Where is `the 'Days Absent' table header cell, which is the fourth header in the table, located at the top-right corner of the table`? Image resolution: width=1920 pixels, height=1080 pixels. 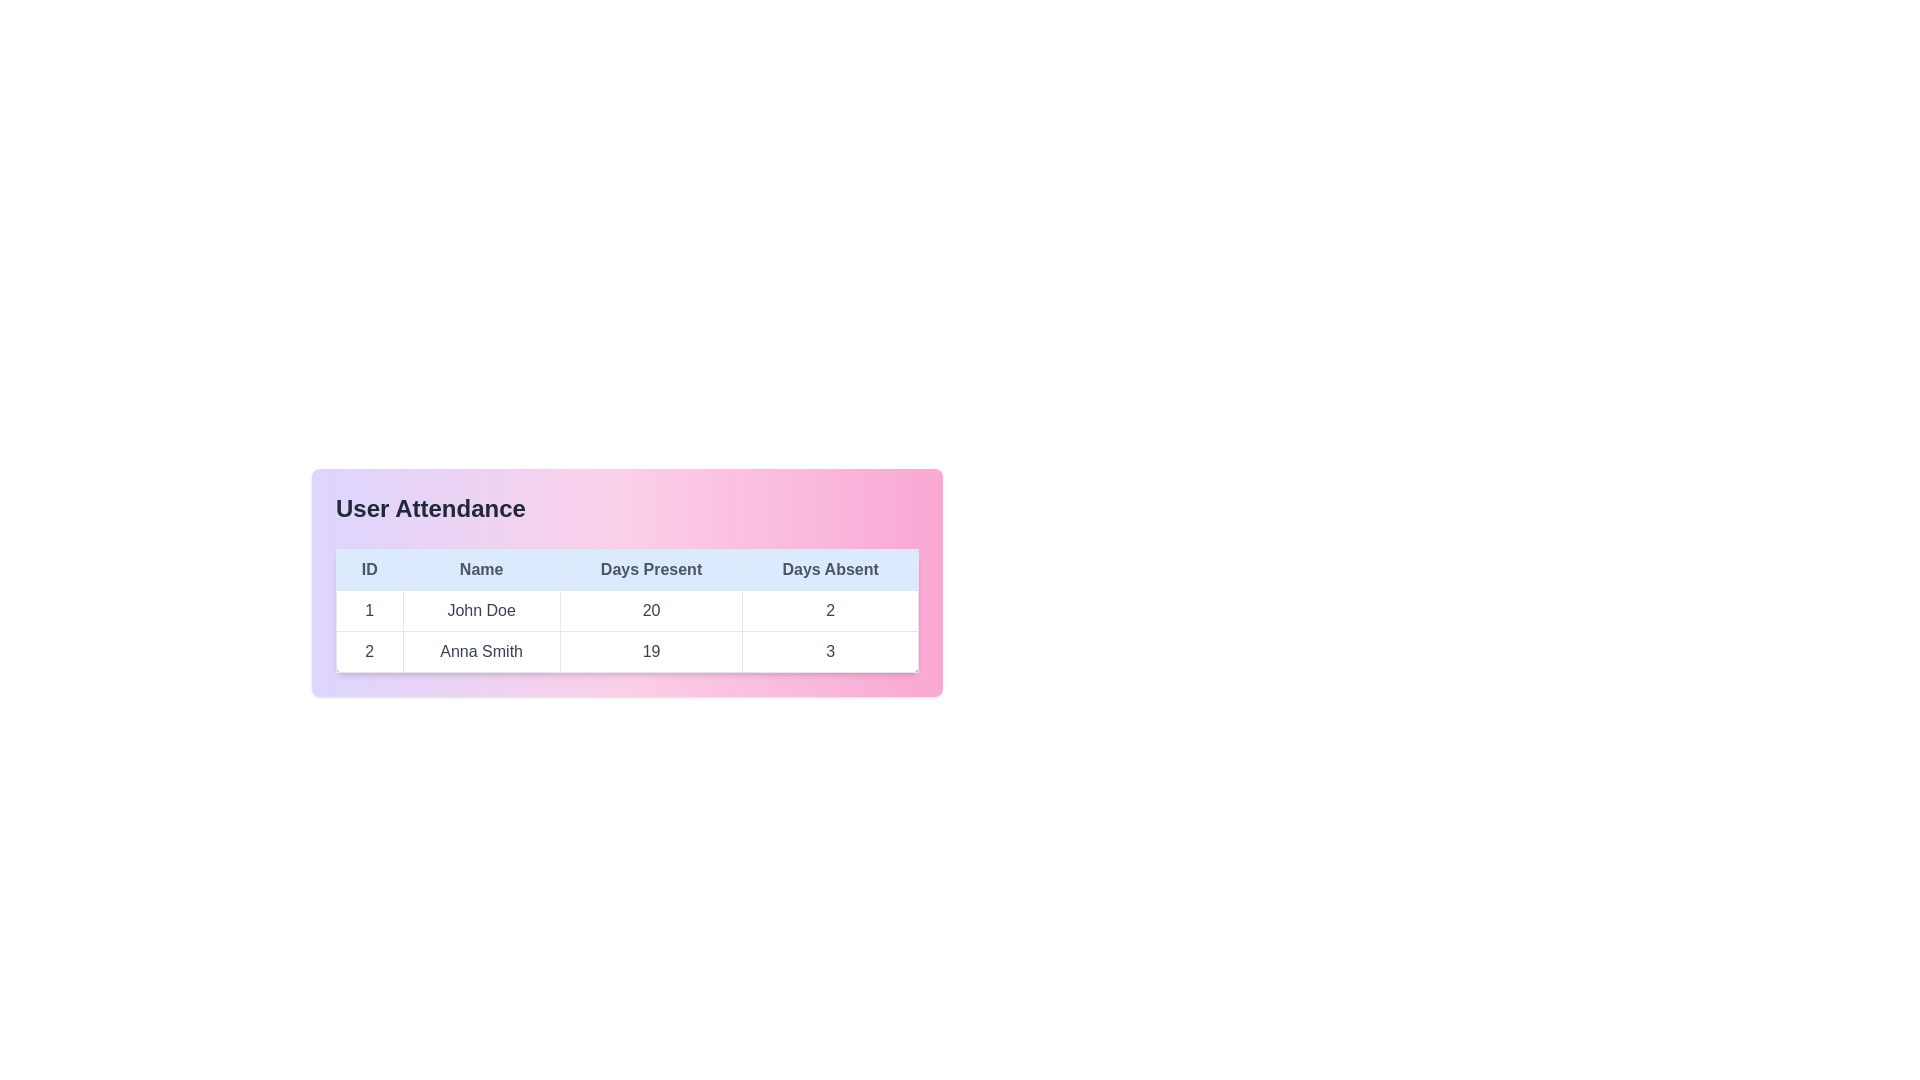
the 'Days Absent' table header cell, which is the fourth header in the table, located at the top-right corner of the table is located at coordinates (830, 570).